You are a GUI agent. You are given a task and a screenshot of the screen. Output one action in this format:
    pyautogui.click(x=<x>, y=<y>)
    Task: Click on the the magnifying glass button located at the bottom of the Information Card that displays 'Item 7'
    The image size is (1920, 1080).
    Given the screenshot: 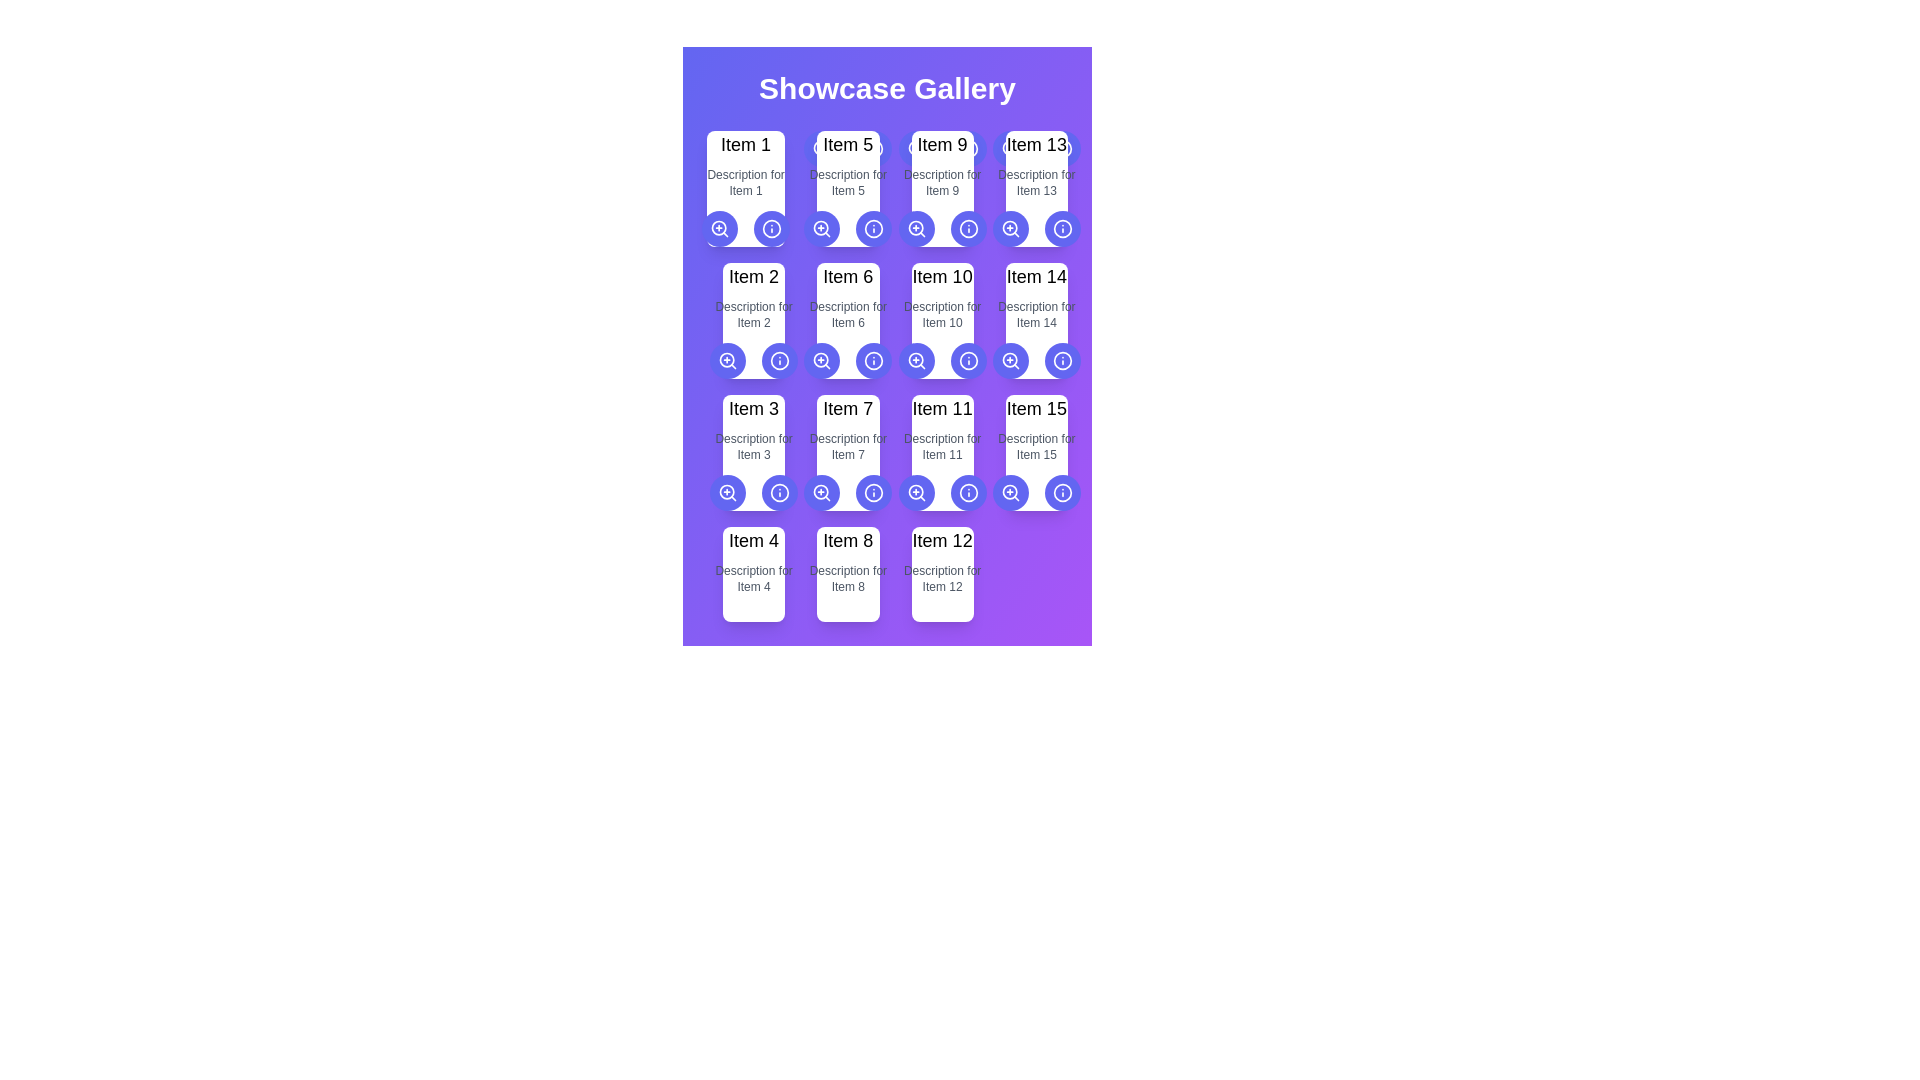 What is the action you would take?
    pyautogui.click(x=848, y=452)
    